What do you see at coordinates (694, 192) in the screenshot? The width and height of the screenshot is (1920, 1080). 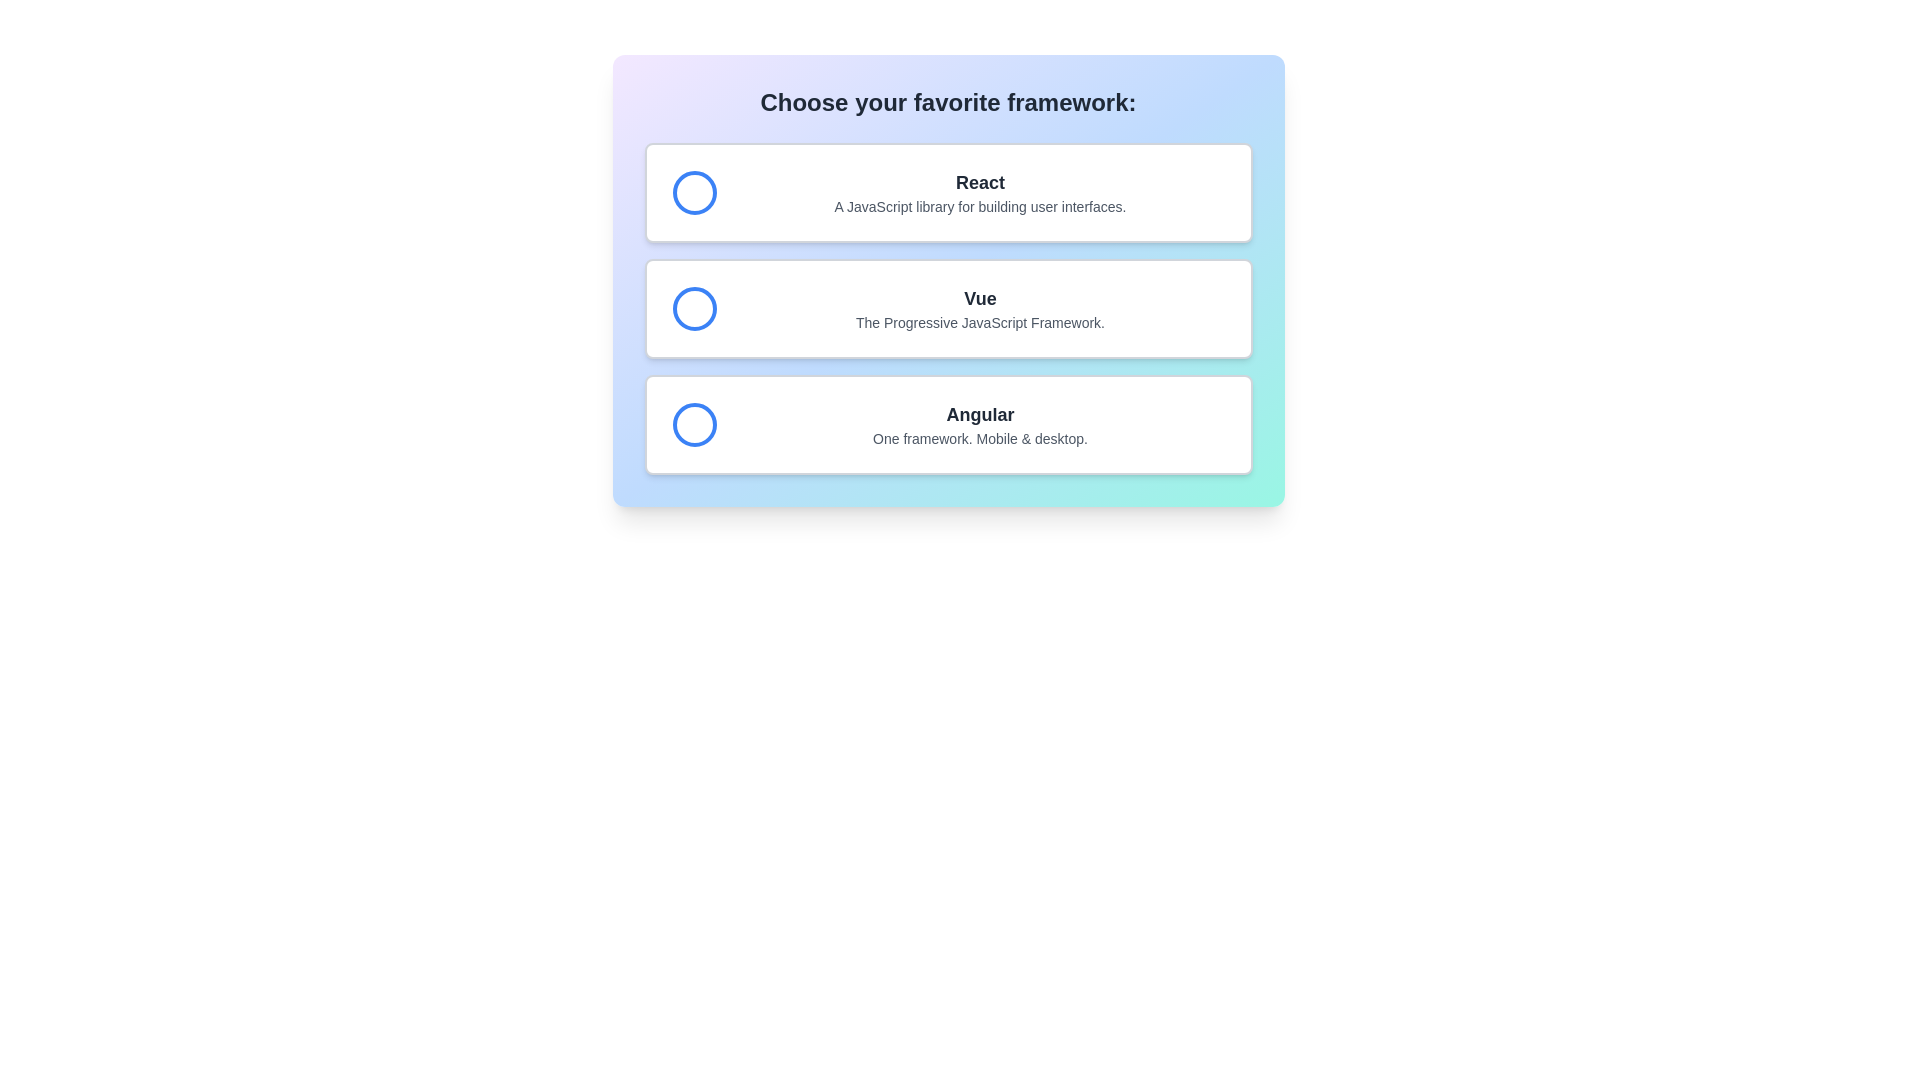 I see `the blue outlined circular radio button located to the left of the label 'React' in the first row of the list for keyboard navigation` at bounding box center [694, 192].